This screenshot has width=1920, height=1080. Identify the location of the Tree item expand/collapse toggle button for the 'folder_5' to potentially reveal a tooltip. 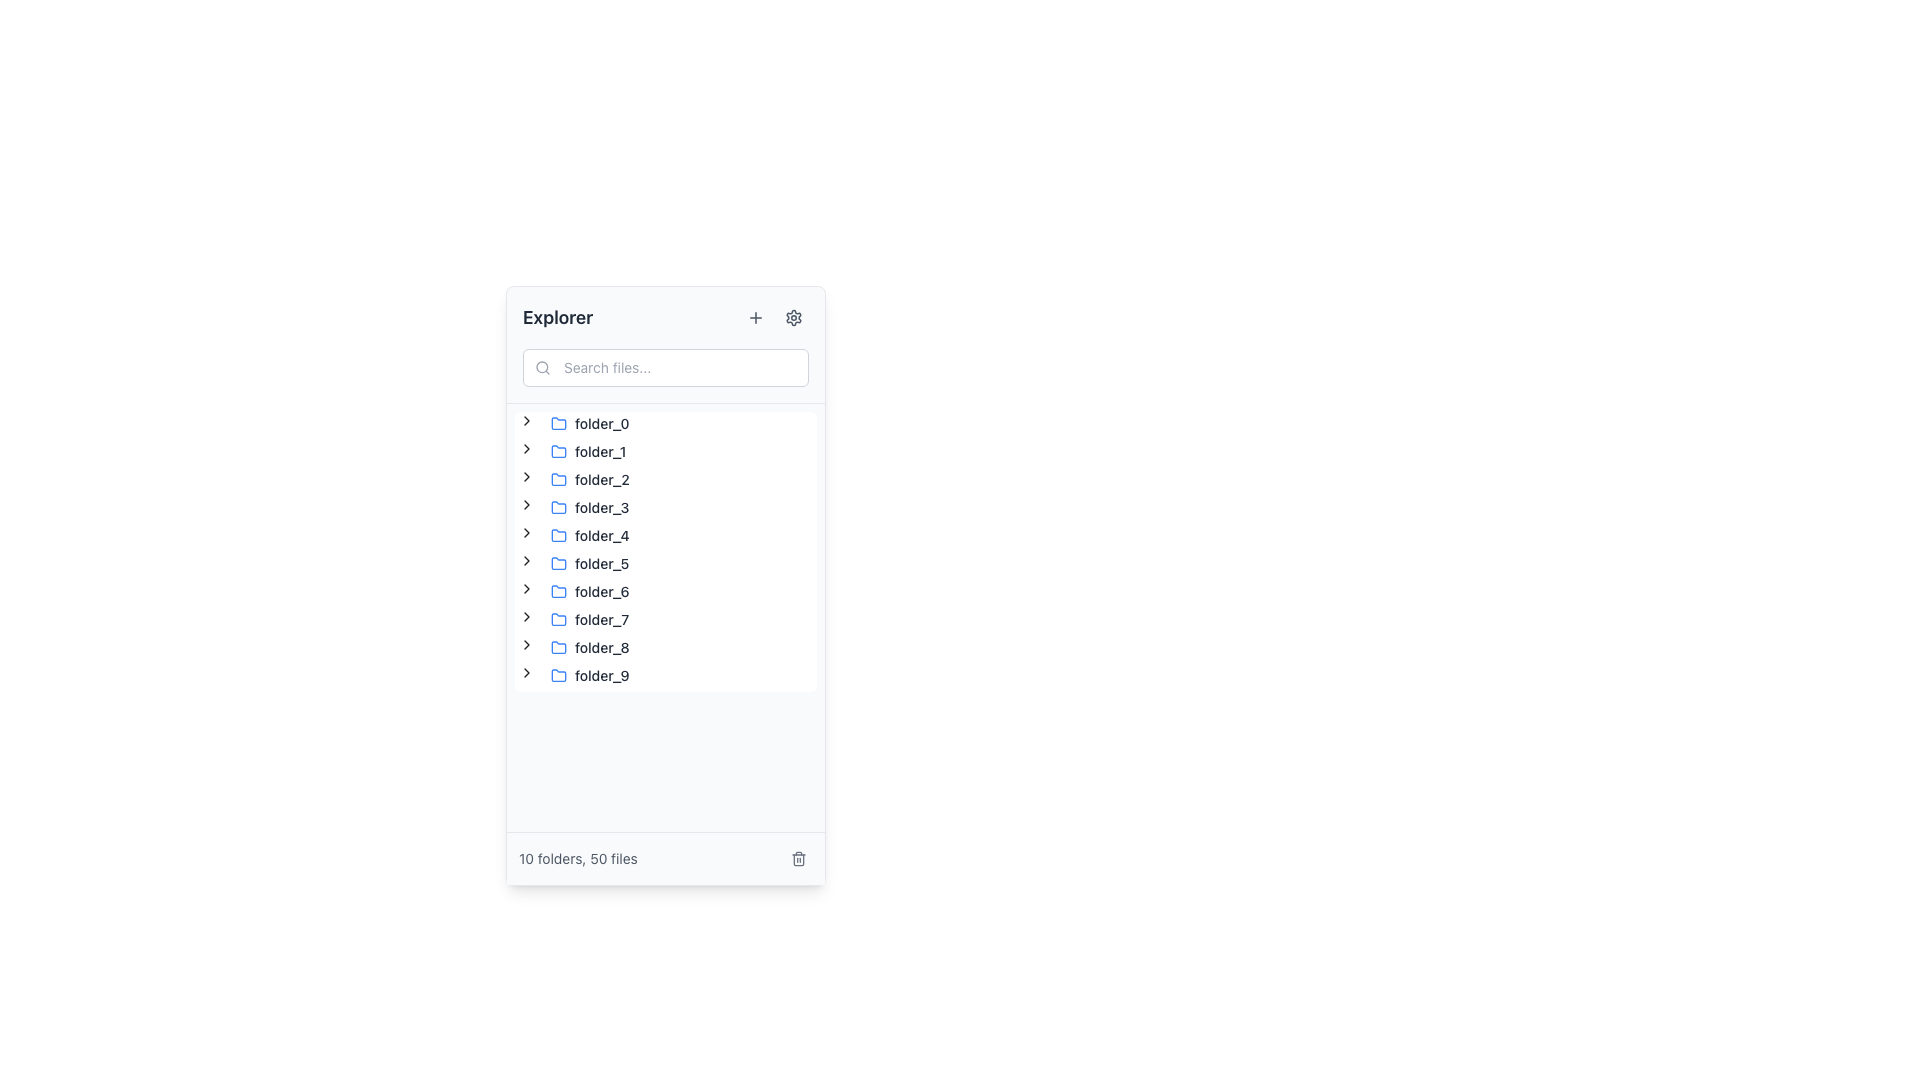
(527, 563).